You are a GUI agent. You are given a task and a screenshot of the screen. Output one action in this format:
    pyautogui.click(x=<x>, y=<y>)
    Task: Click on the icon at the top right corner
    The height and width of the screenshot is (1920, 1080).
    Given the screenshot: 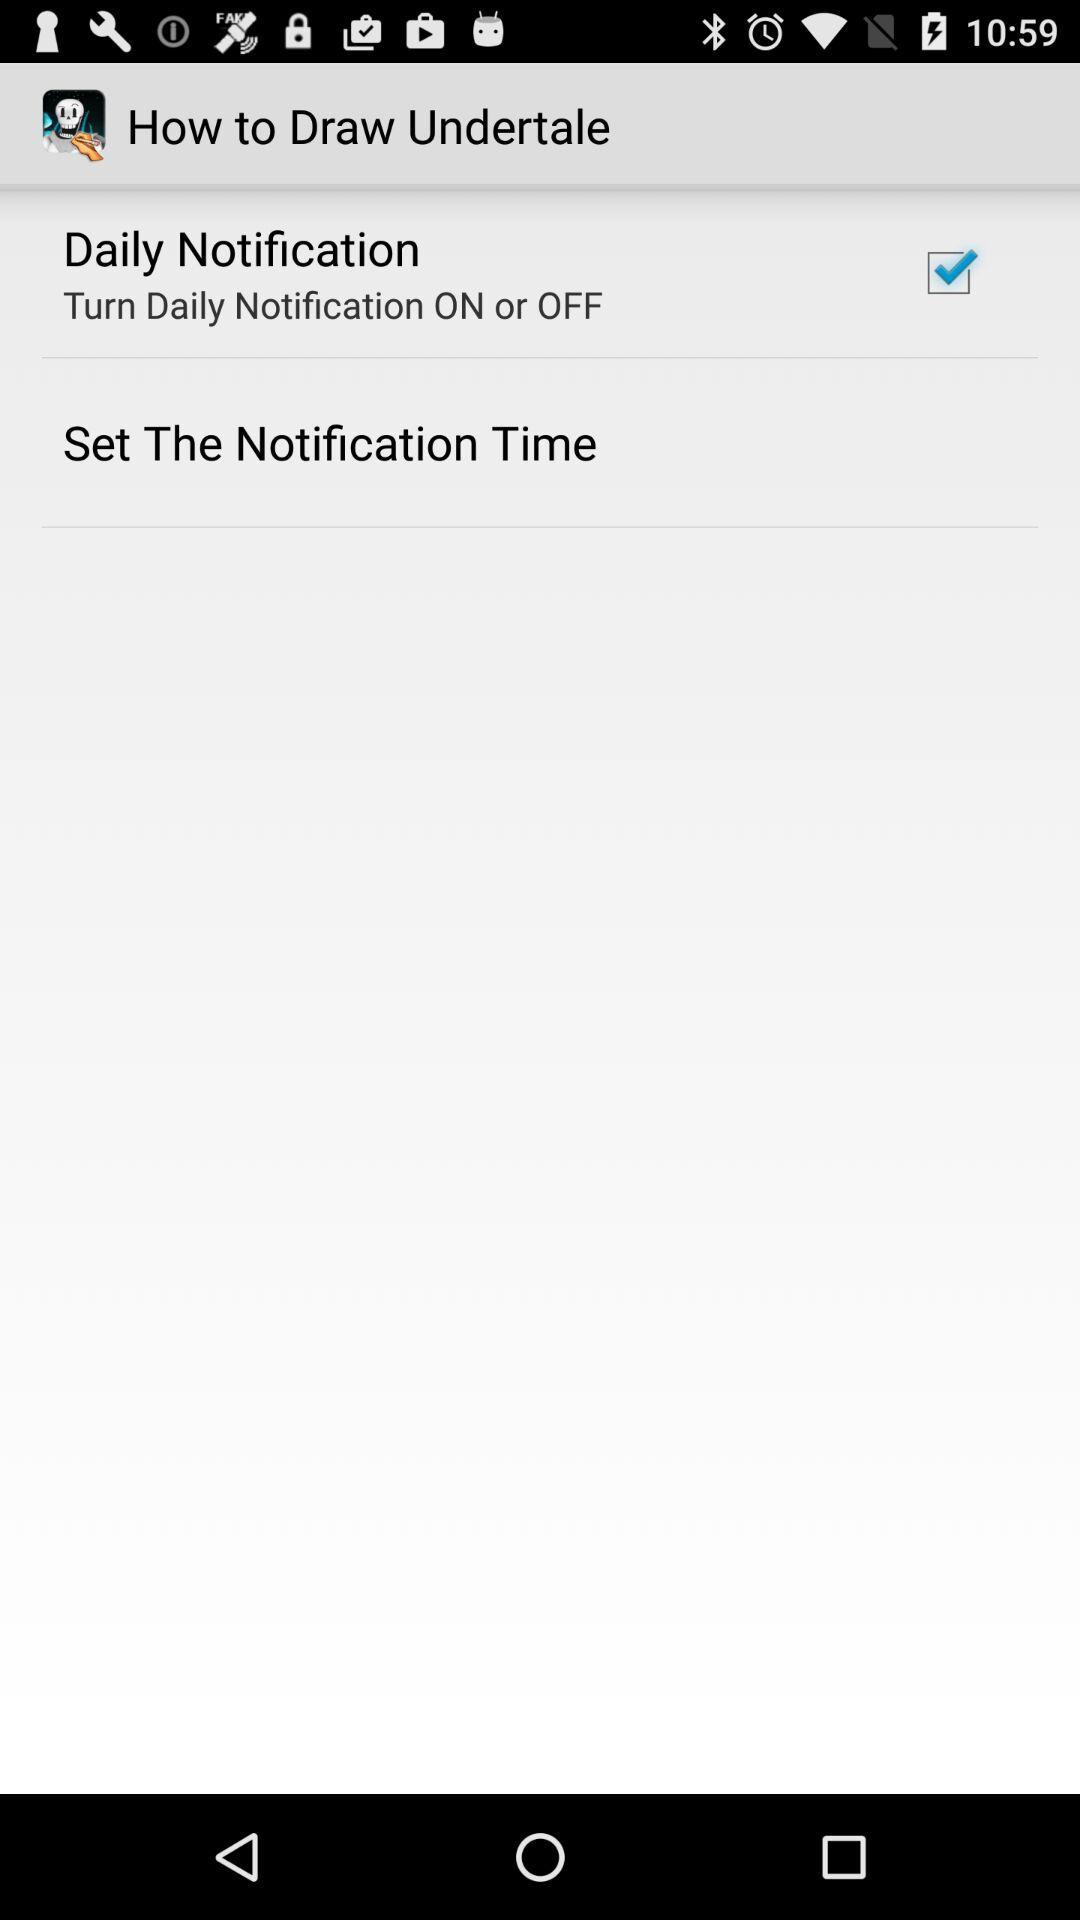 What is the action you would take?
    pyautogui.click(x=947, y=272)
    